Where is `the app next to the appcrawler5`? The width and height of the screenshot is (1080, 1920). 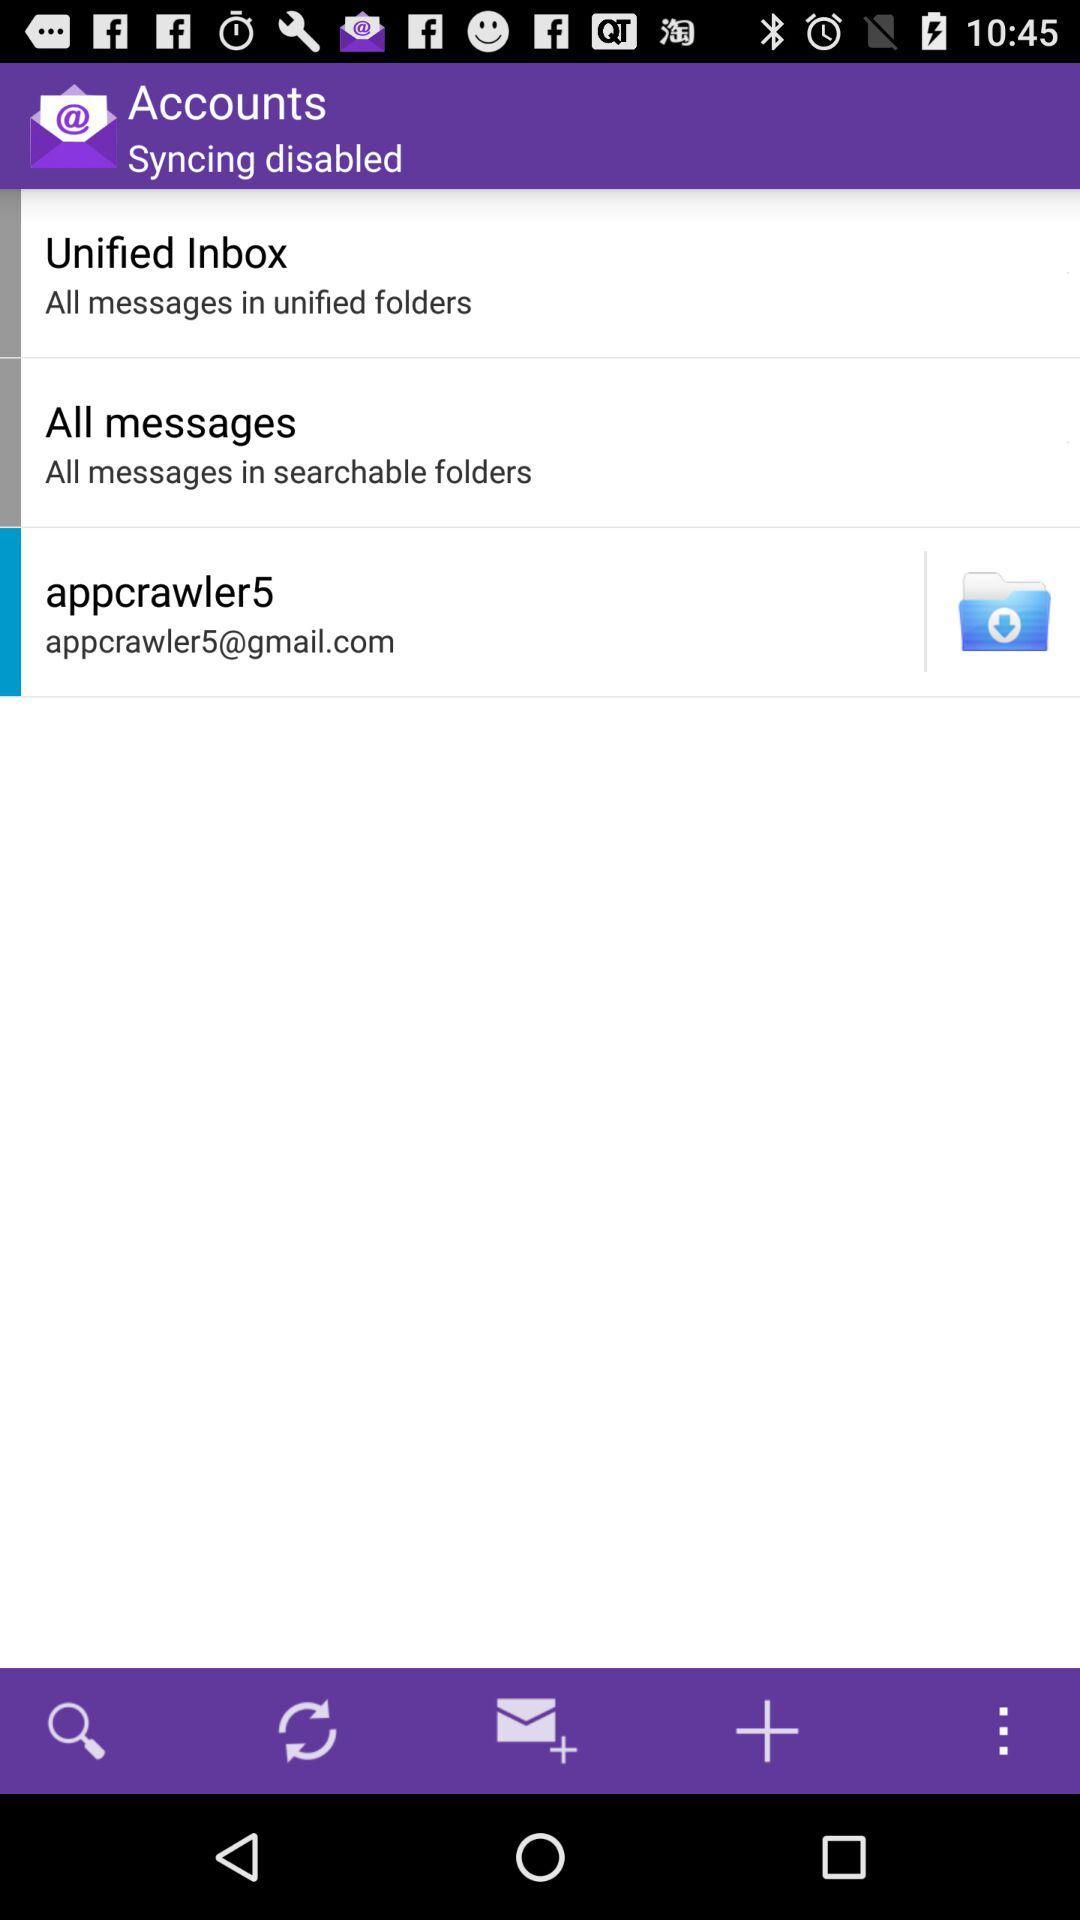 the app next to the appcrawler5 is located at coordinates (925, 610).